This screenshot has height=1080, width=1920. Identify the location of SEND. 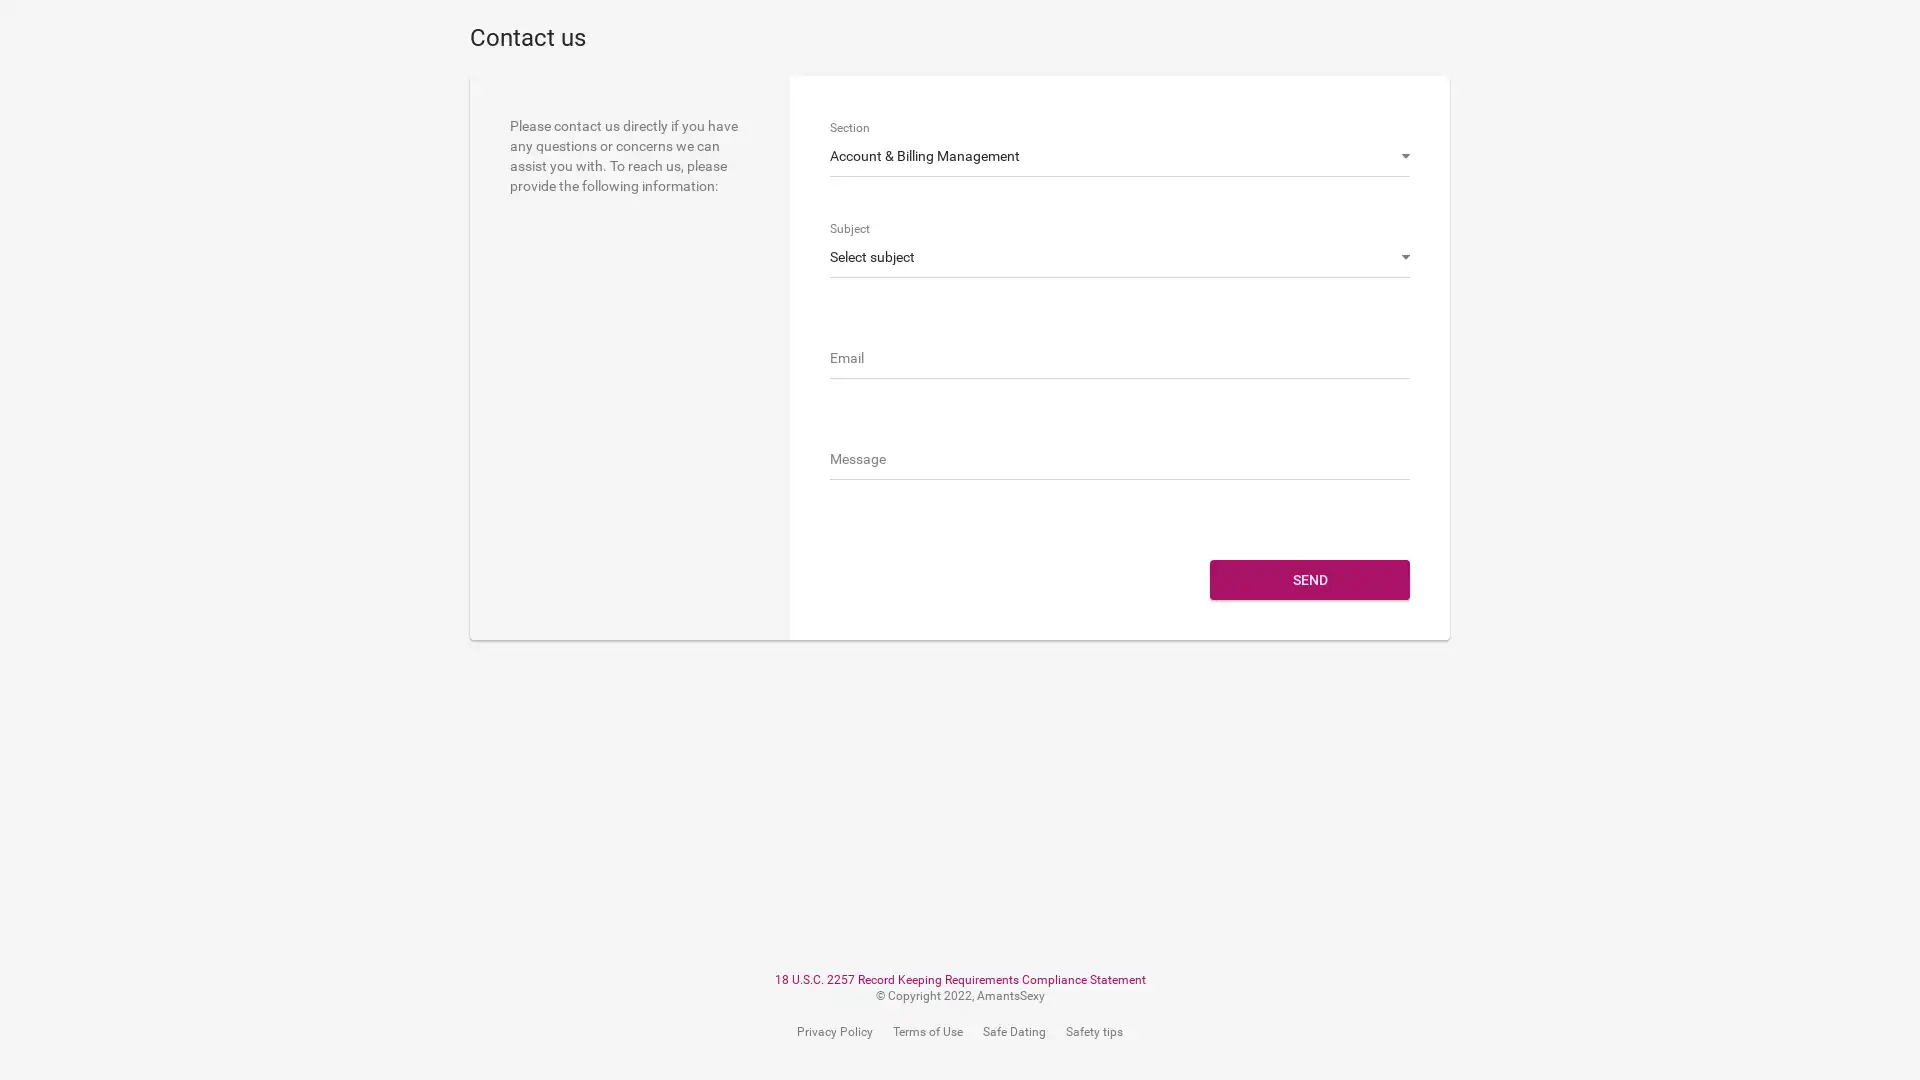
(1310, 658).